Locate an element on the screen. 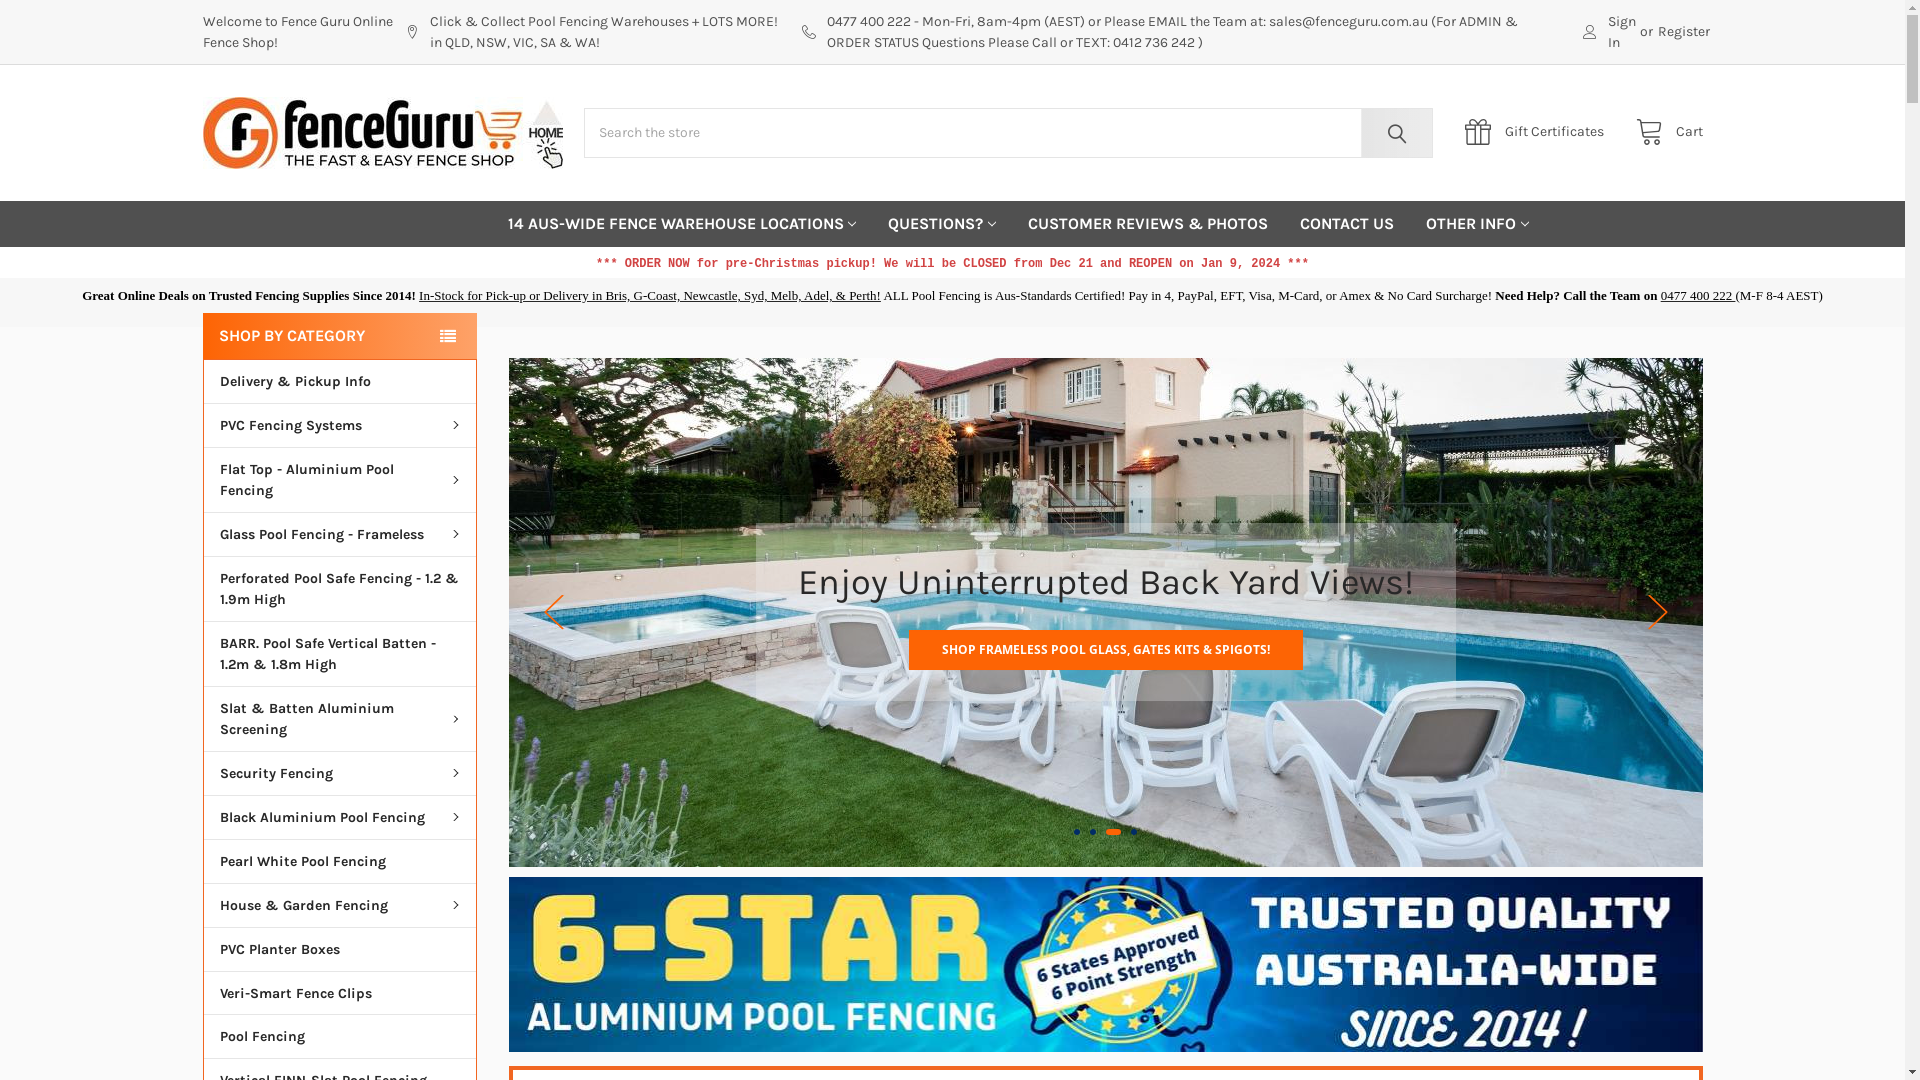  'PVC Fencing Systems' is located at coordinates (340, 423).